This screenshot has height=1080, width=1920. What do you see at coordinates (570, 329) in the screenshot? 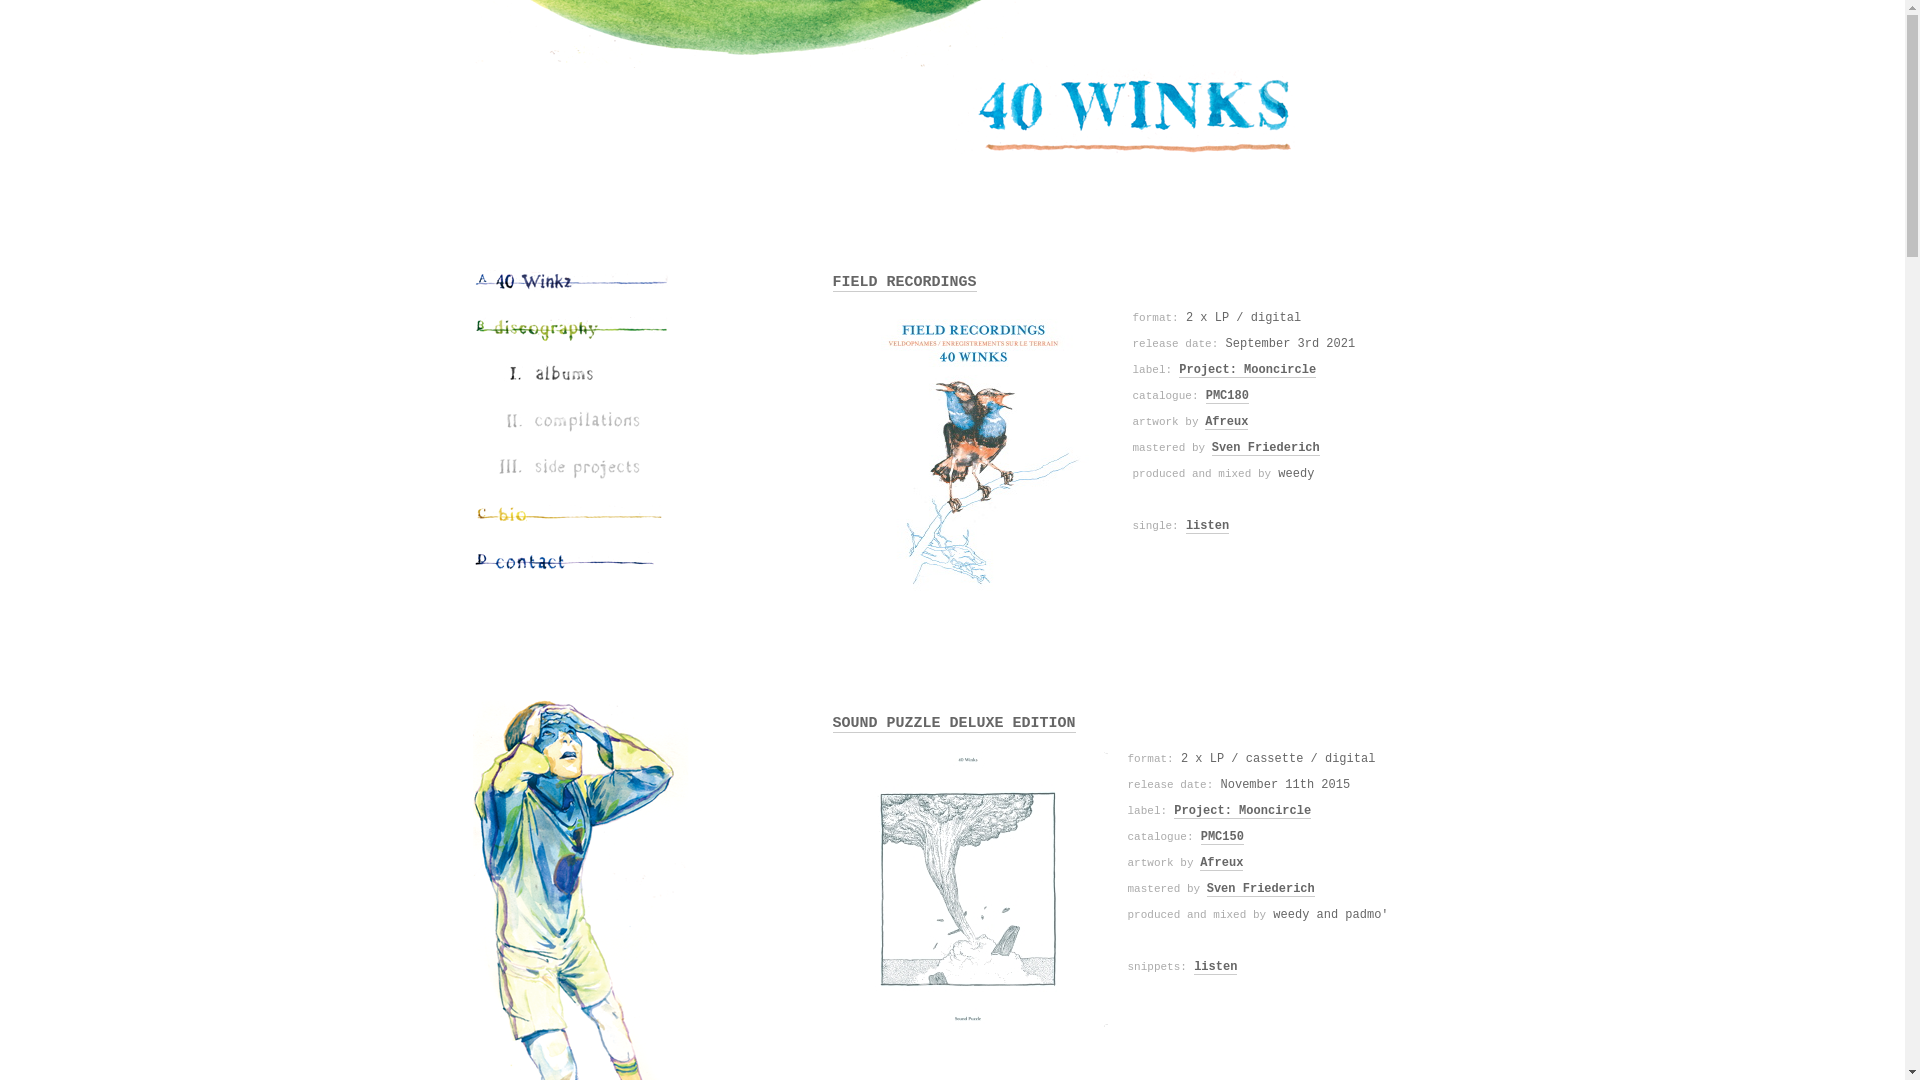
I see `'Discography'` at bounding box center [570, 329].